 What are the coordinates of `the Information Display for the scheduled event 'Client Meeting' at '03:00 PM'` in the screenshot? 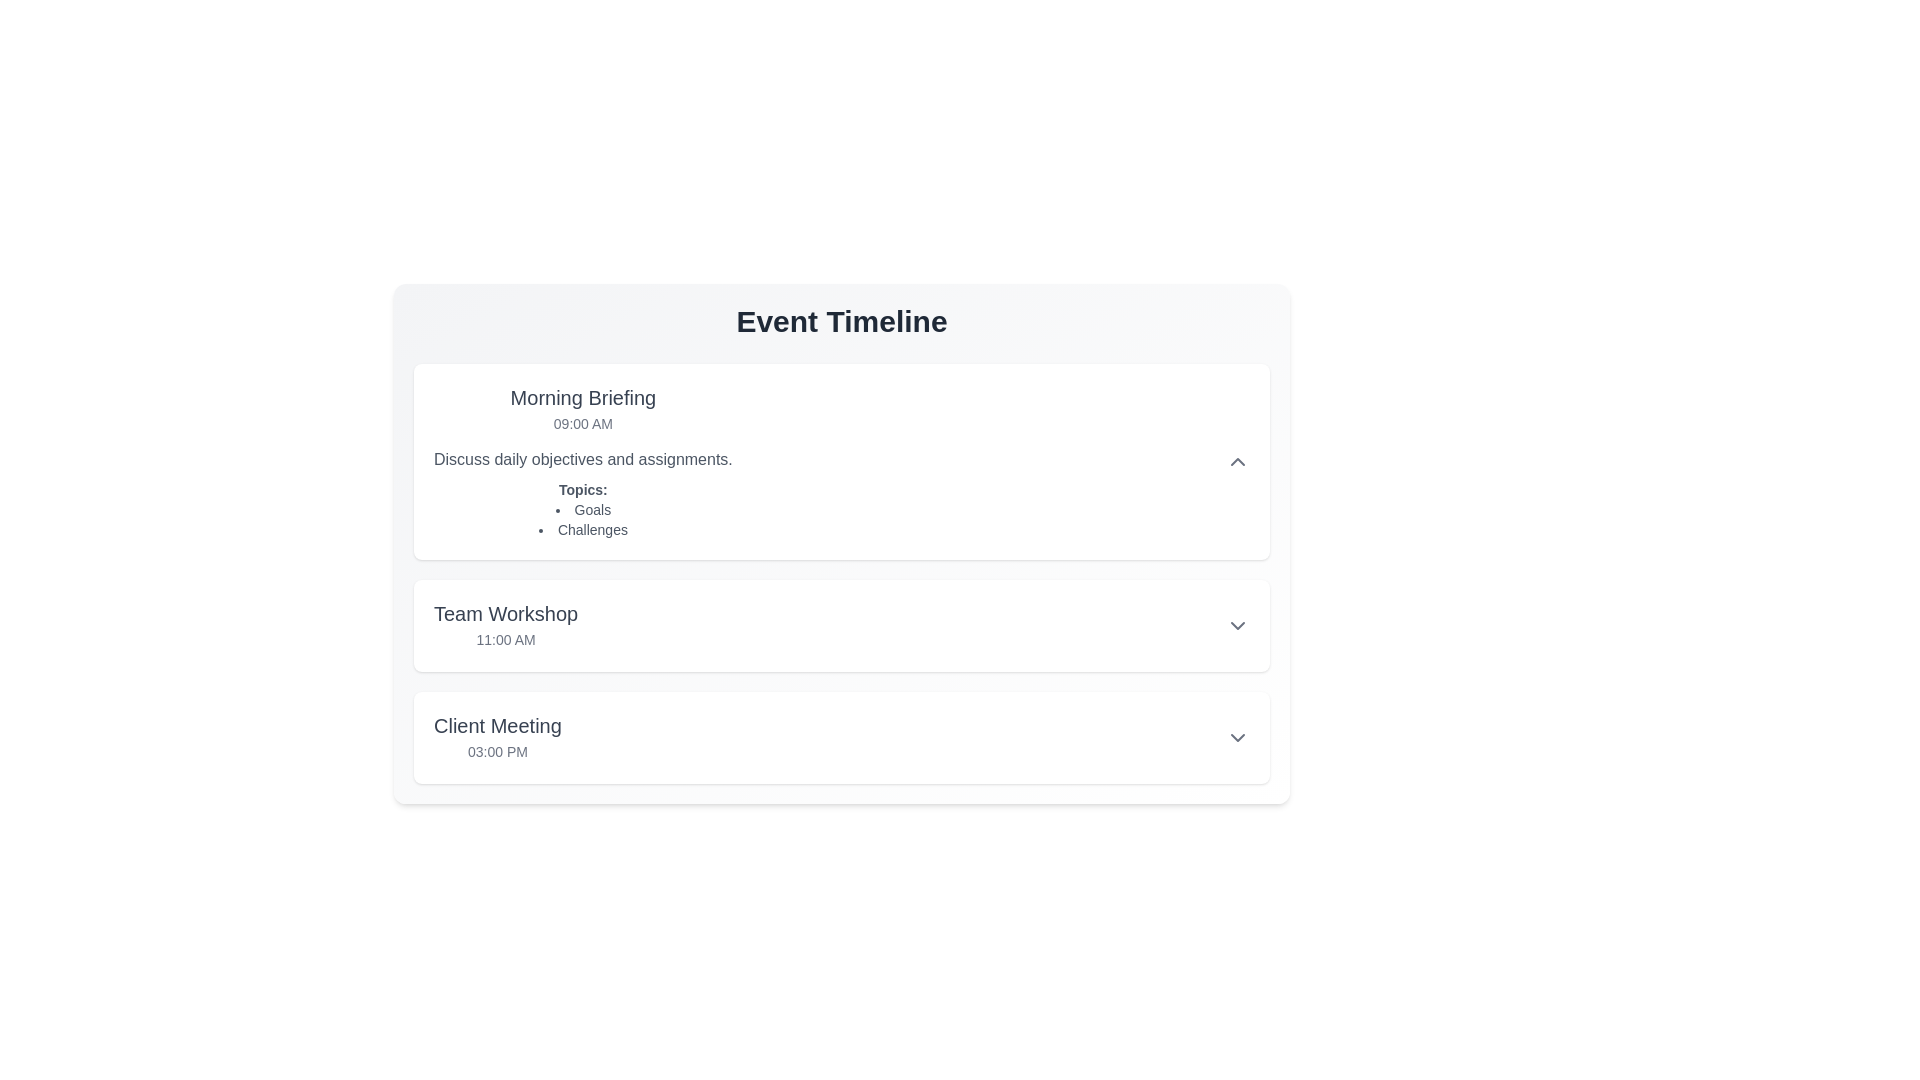 It's located at (841, 737).